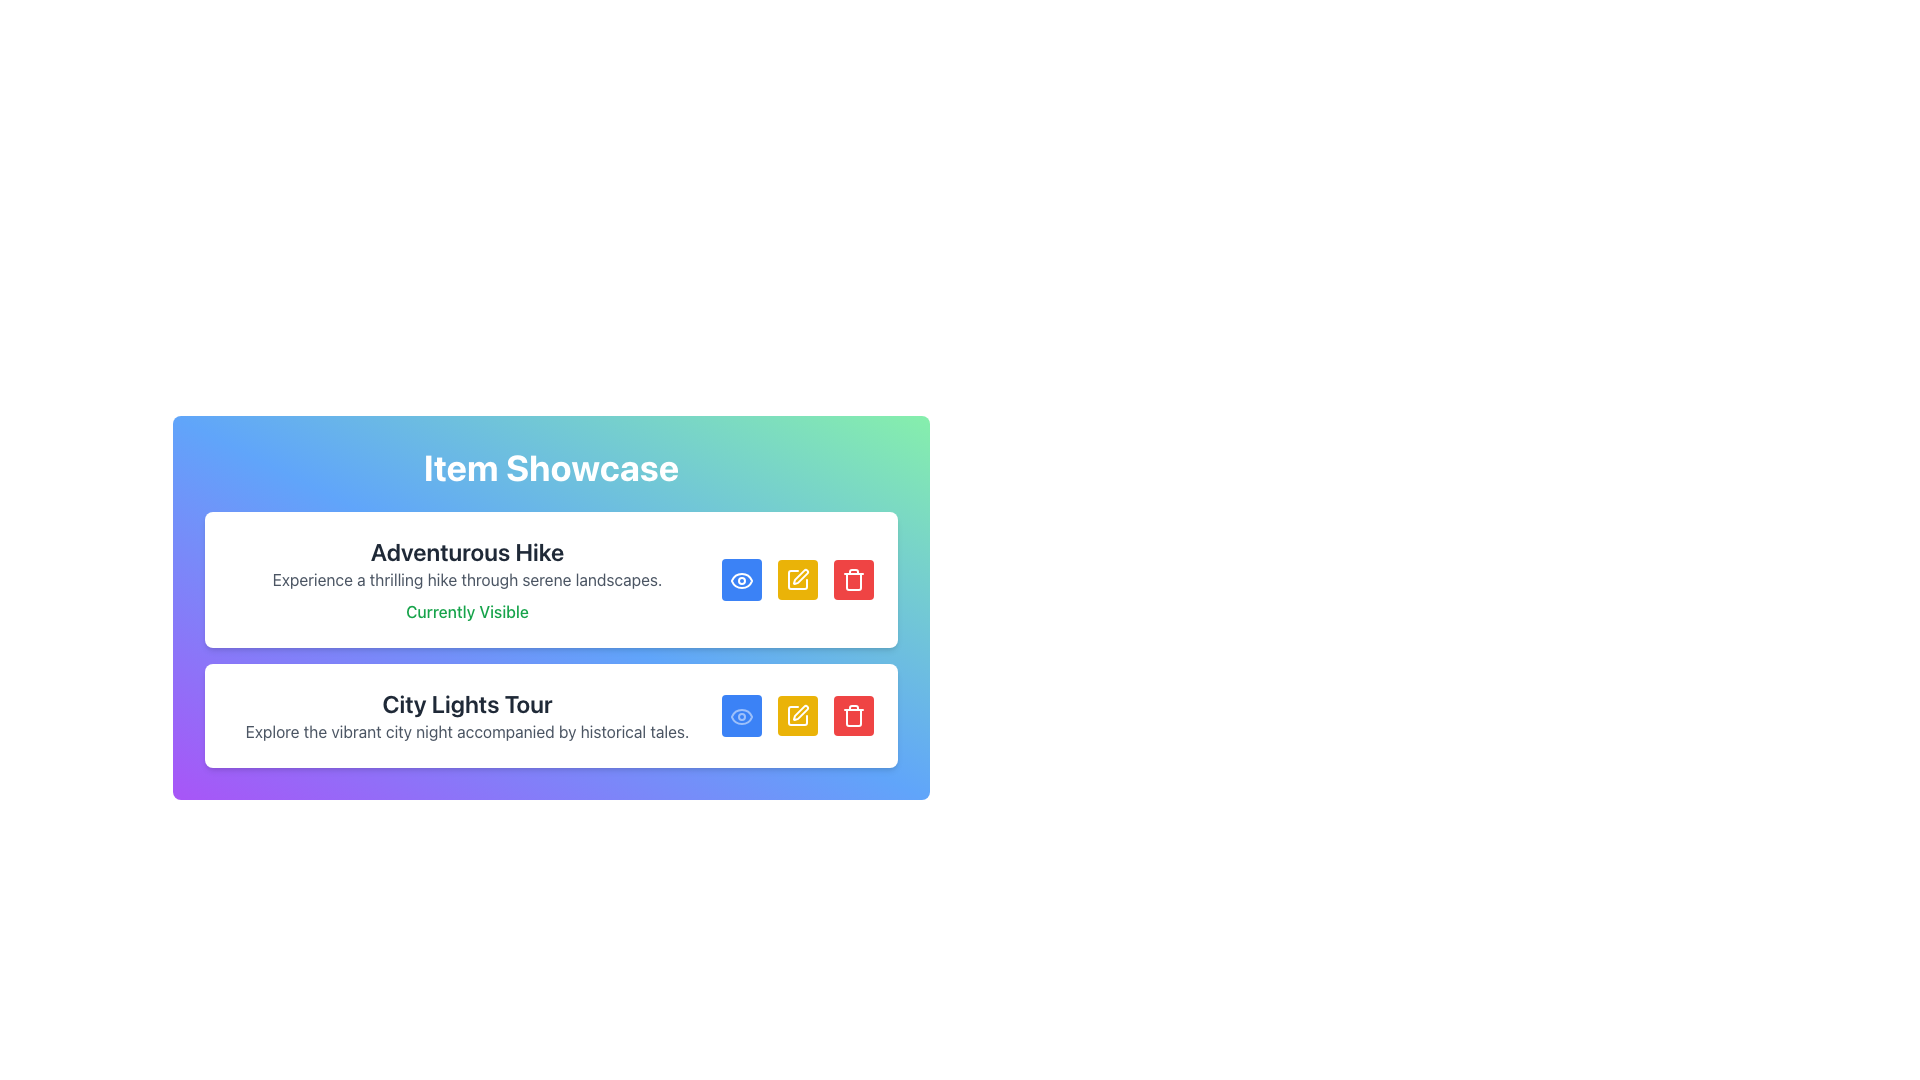 This screenshot has width=1920, height=1080. What do you see at coordinates (741, 579) in the screenshot?
I see `the visibility control button located to the left of the yellow pencil icon button in the control panel for the list item titled 'Adventurous Hike'` at bounding box center [741, 579].